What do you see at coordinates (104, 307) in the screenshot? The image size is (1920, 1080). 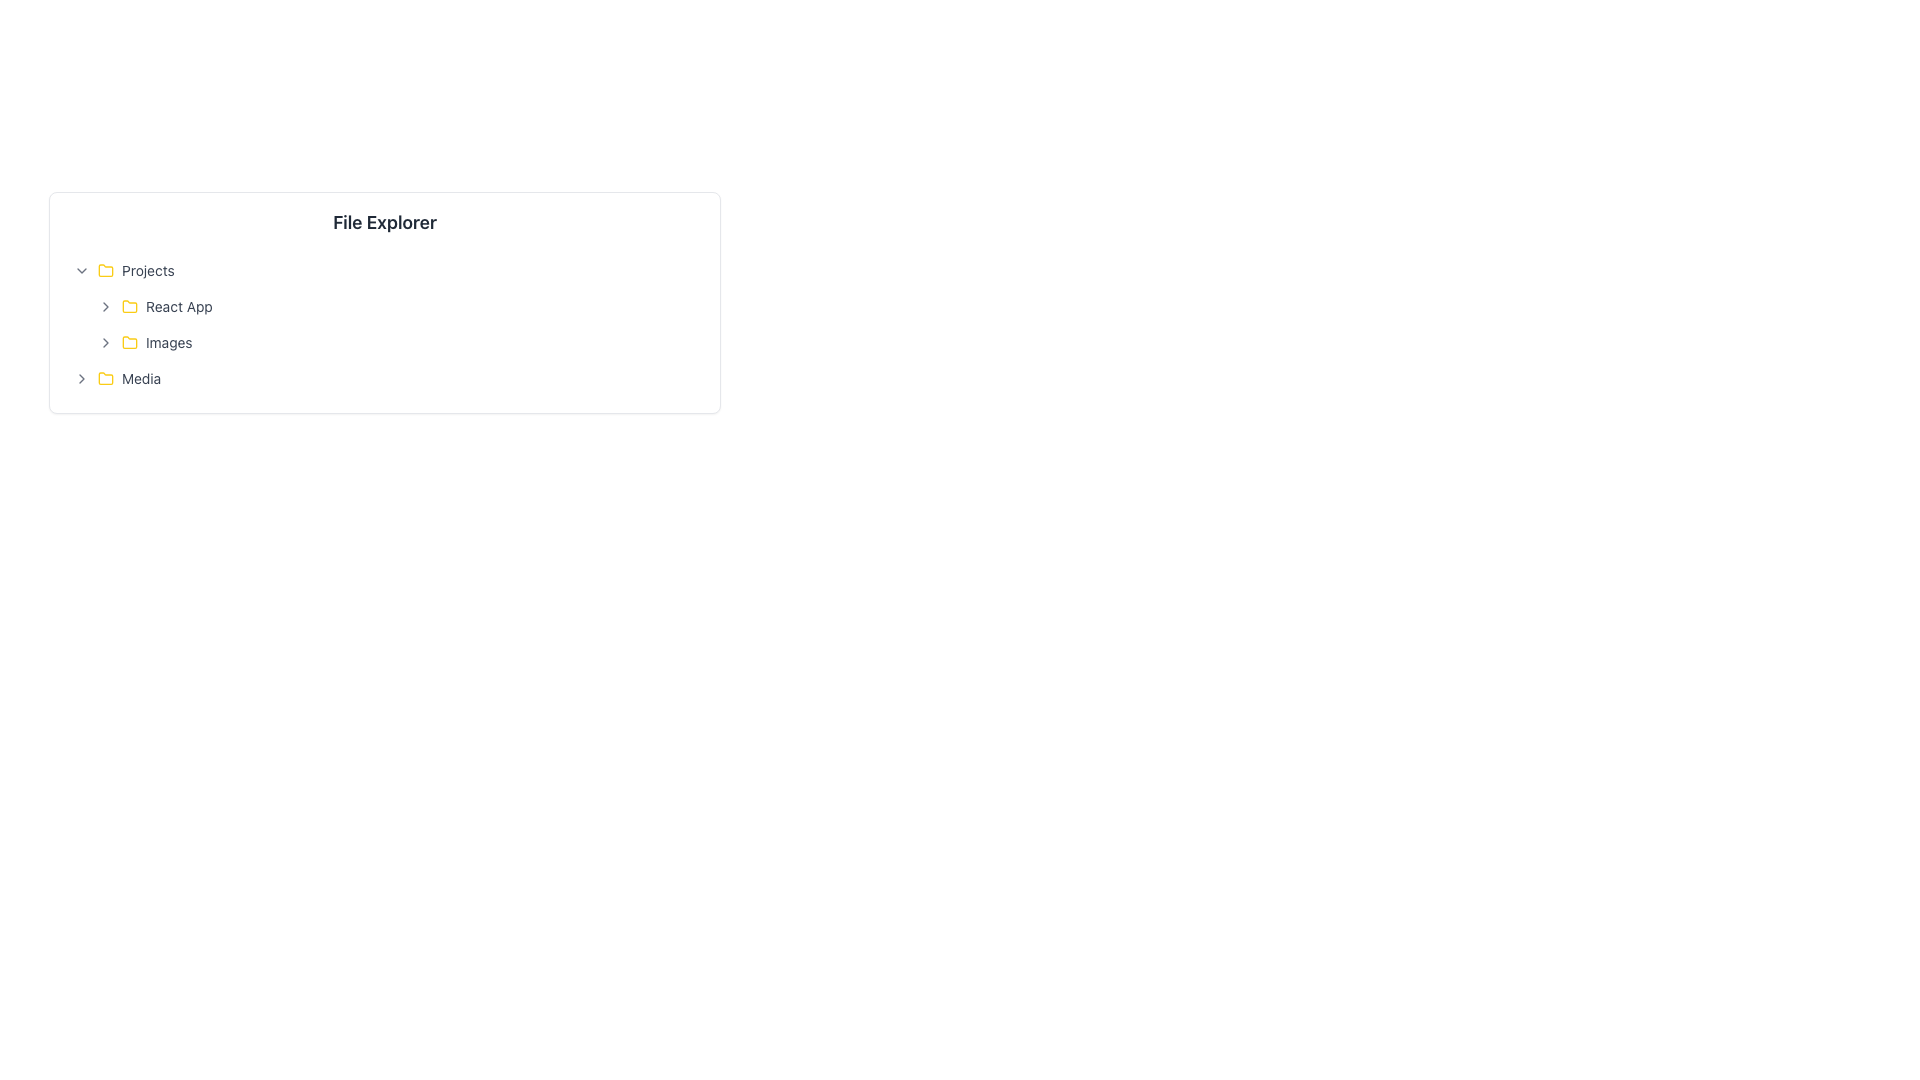 I see `the rightward-pointing chevron icon used for navigation or toggling, located to the left of the 'React App' text` at bounding box center [104, 307].